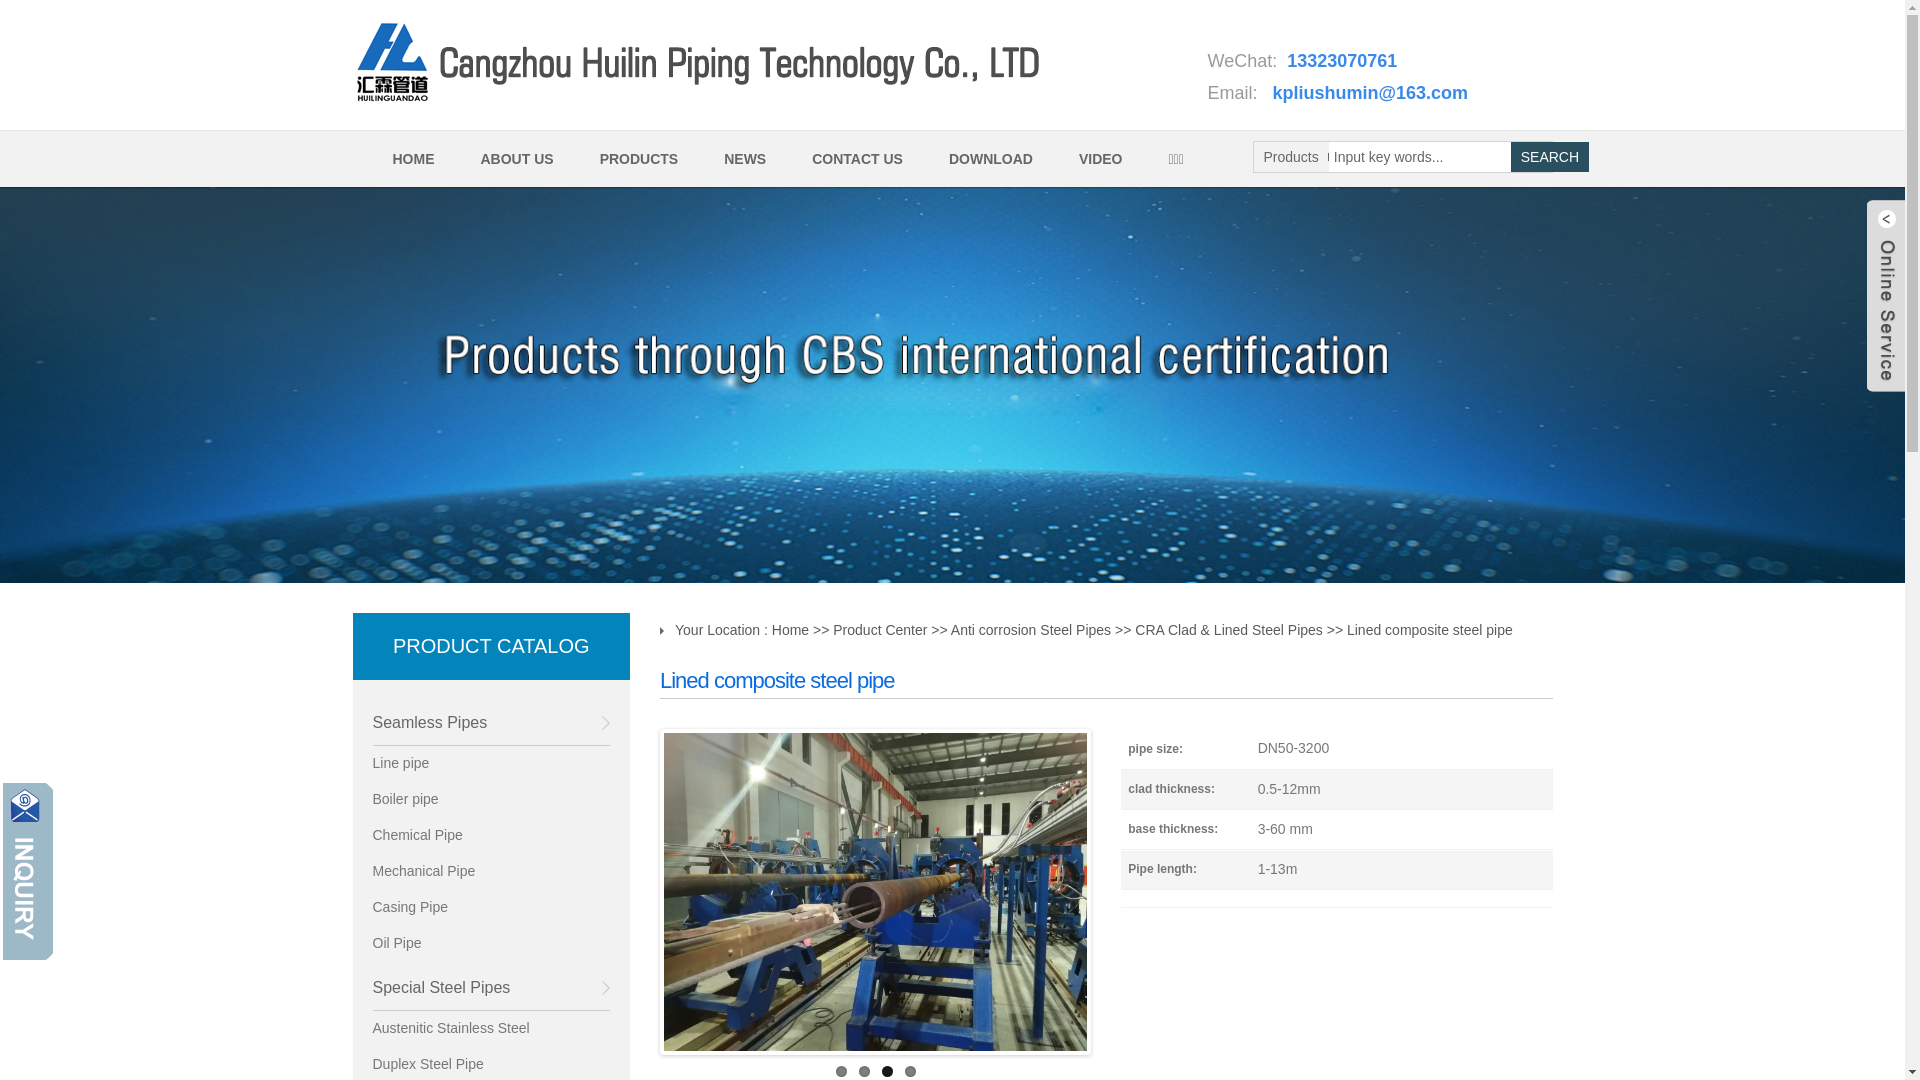 This screenshot has height=1080, width=1920. I want to click on '4', so click(909, 1070).